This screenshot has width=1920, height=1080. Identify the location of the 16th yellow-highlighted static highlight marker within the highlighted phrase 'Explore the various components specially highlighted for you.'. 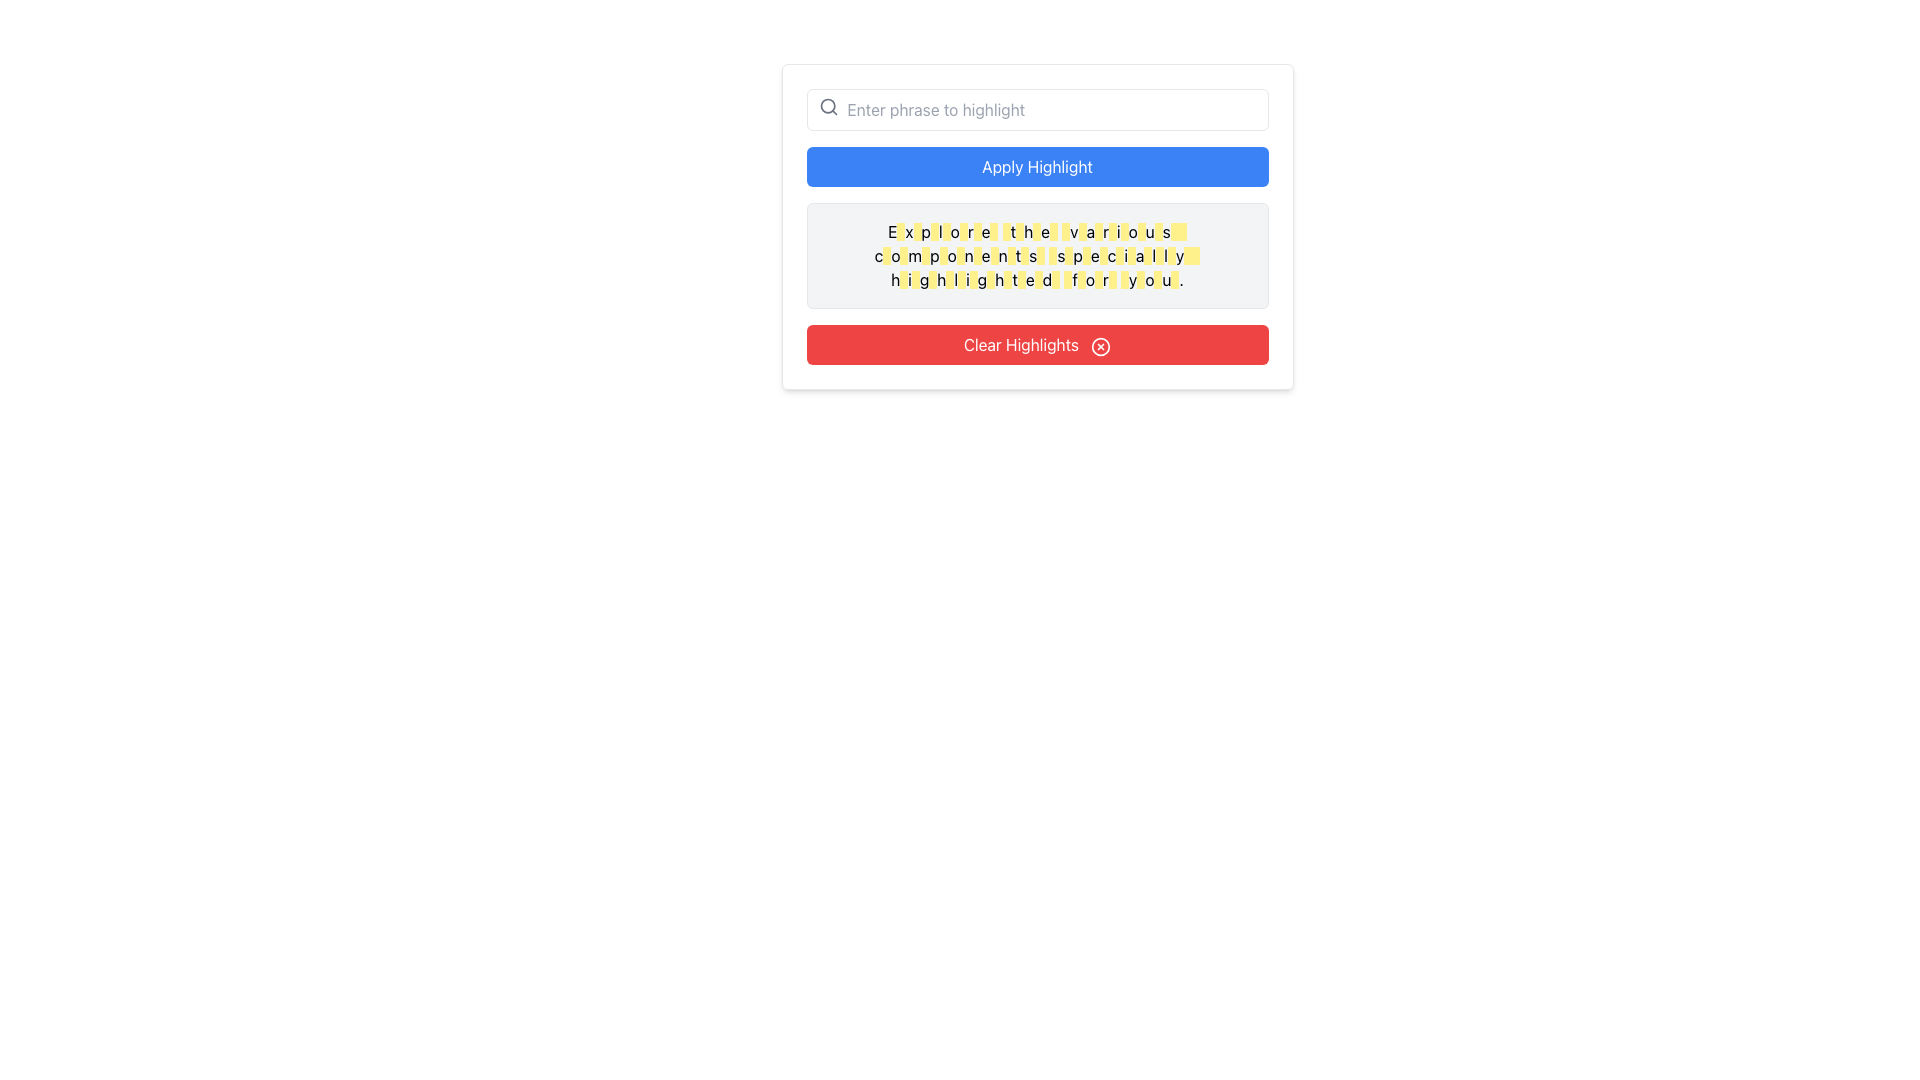
(1124, 230).